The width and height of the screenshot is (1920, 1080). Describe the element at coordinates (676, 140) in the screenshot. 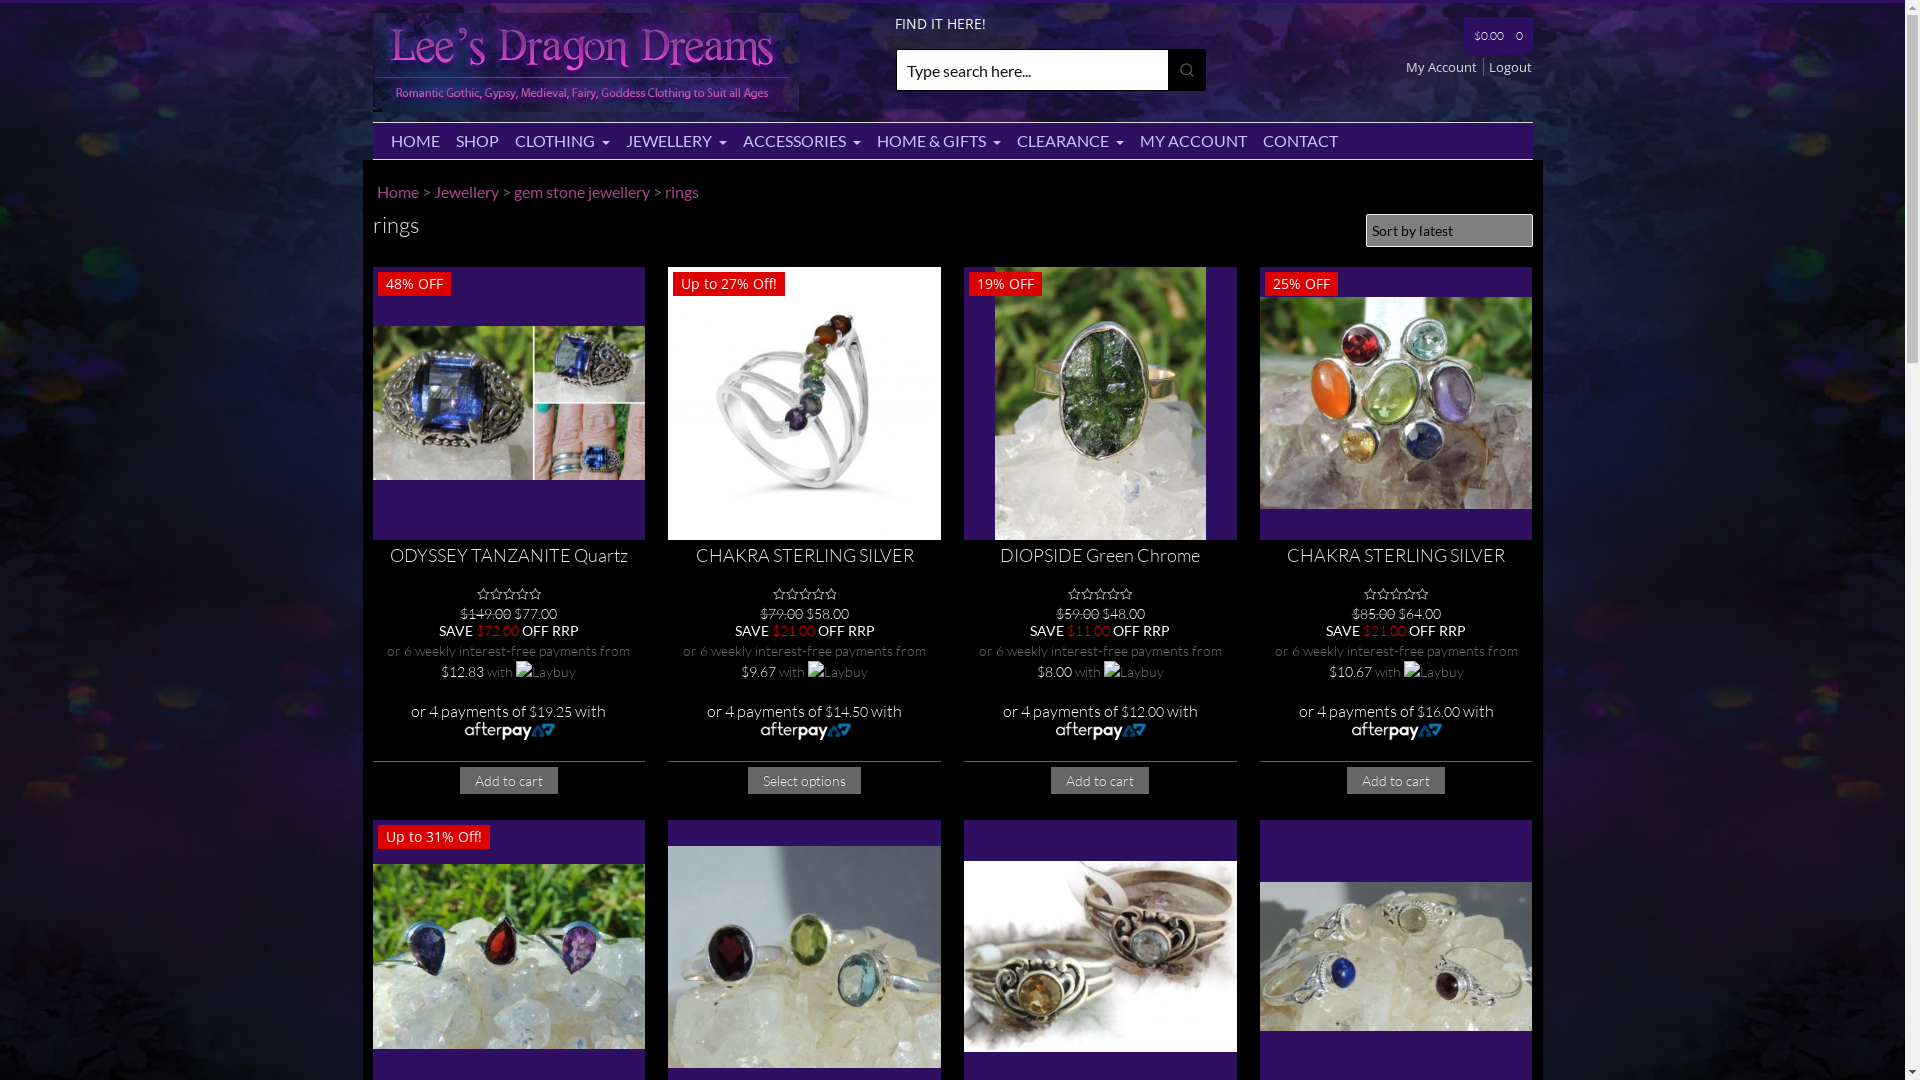

I see `'JEWELLERY'` at that location.